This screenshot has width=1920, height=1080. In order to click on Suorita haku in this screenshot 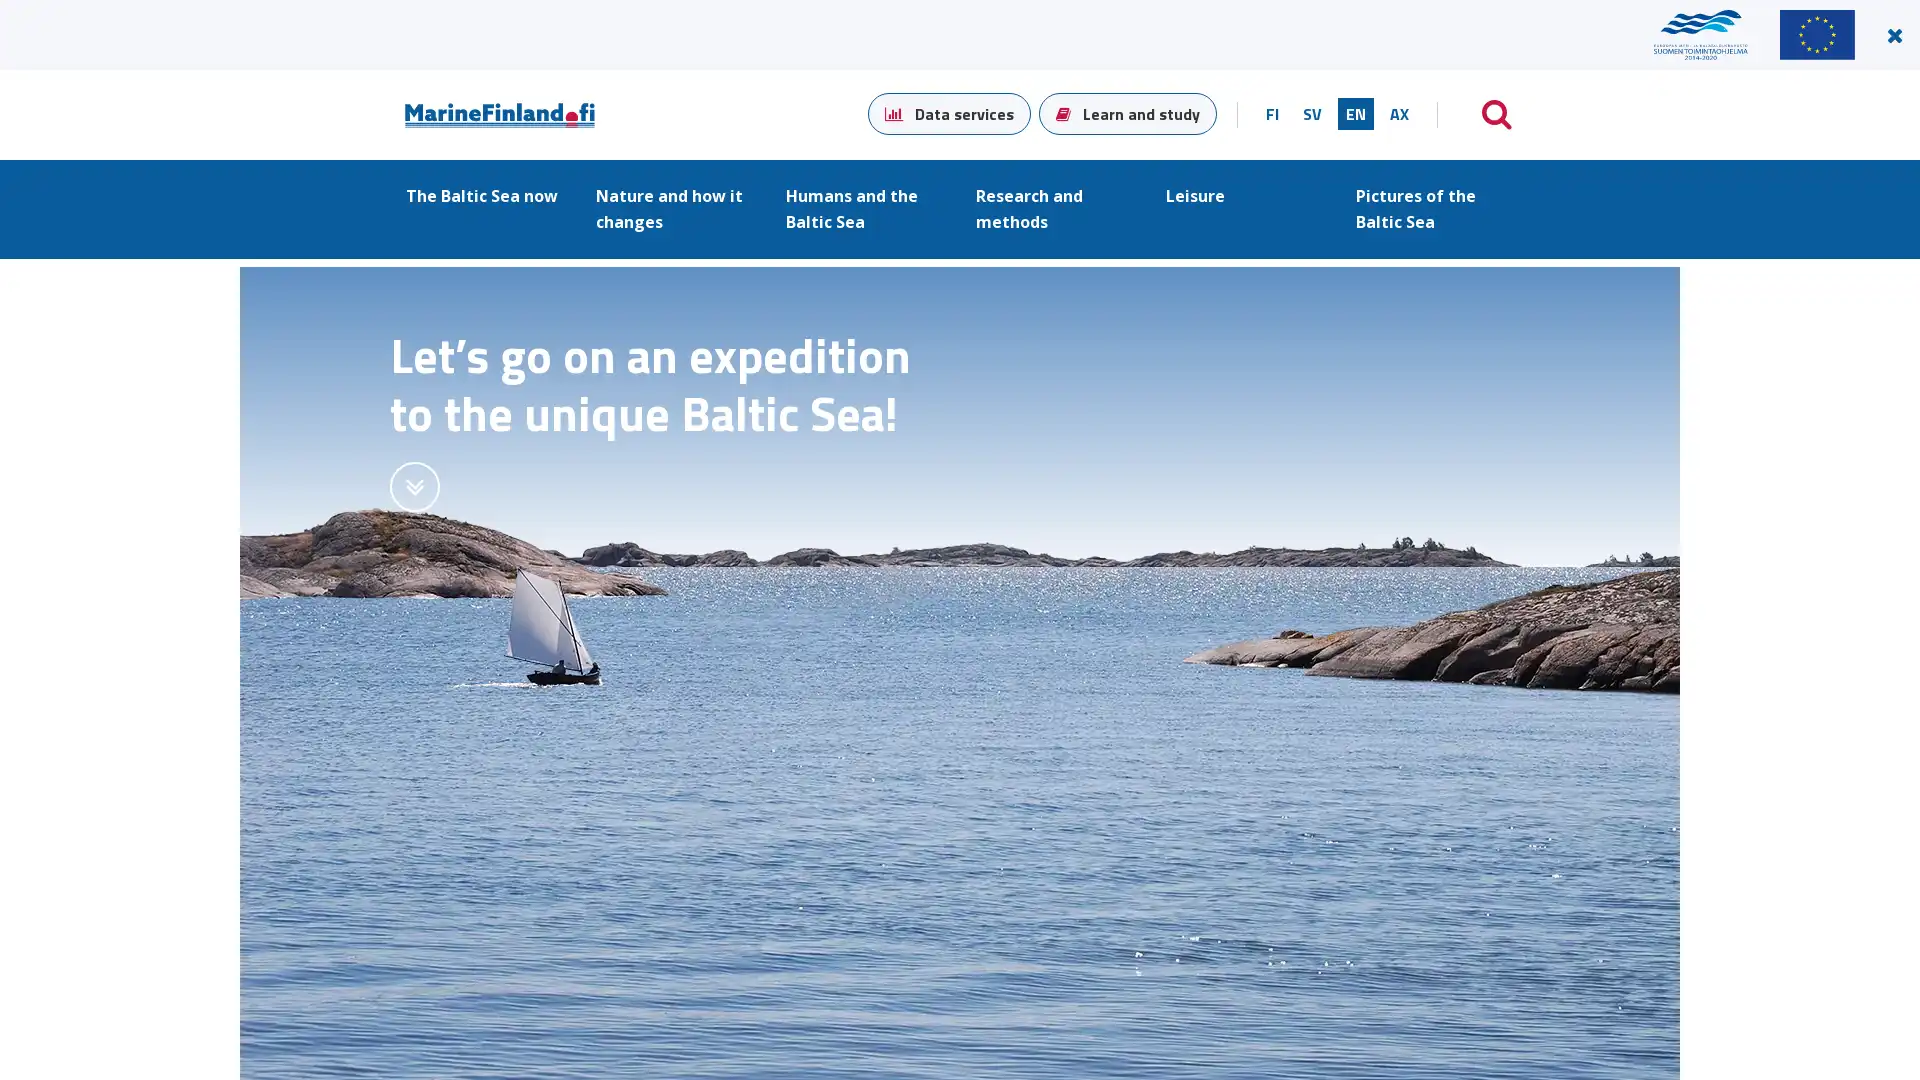, I will do `click(1497, 114)`.